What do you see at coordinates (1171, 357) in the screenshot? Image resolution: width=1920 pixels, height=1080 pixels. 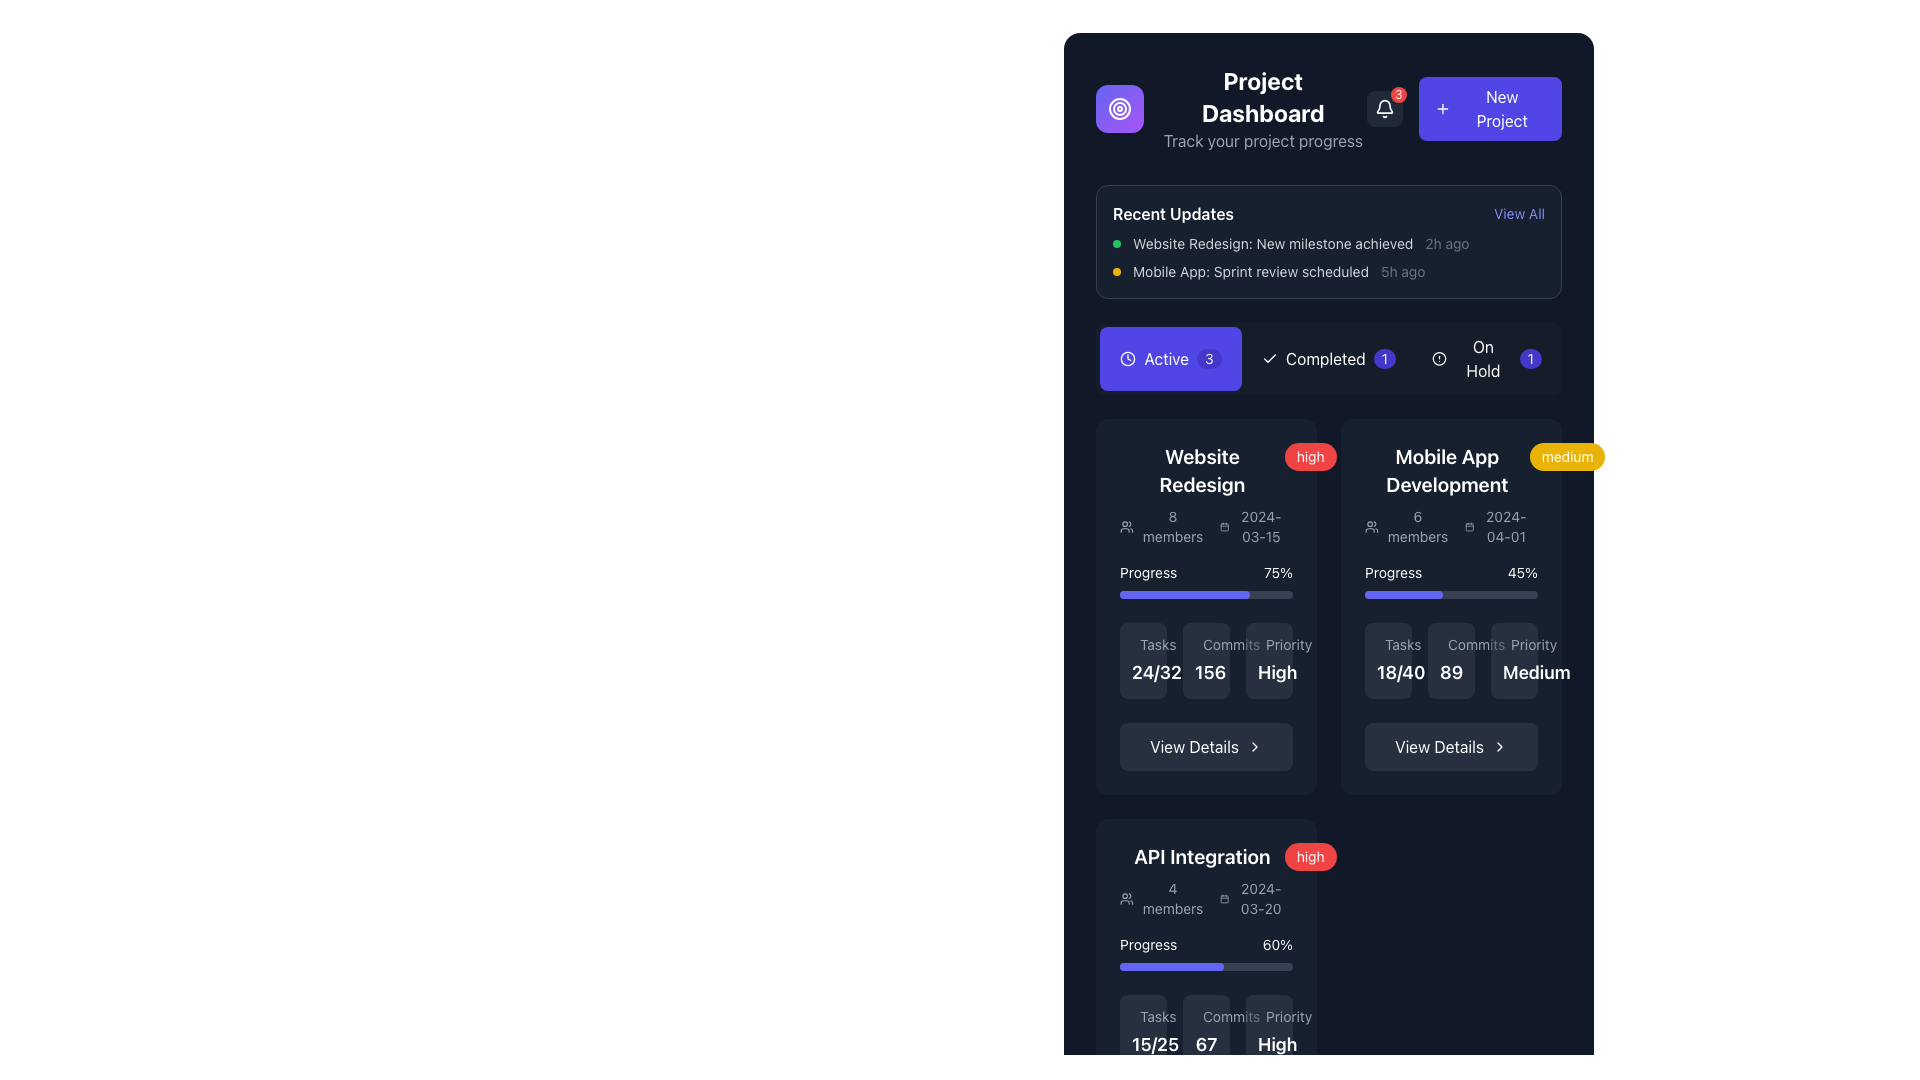 I see `the 'Active' filter button in the 'Recent Updates' section` at bounding box center [1171, 357].